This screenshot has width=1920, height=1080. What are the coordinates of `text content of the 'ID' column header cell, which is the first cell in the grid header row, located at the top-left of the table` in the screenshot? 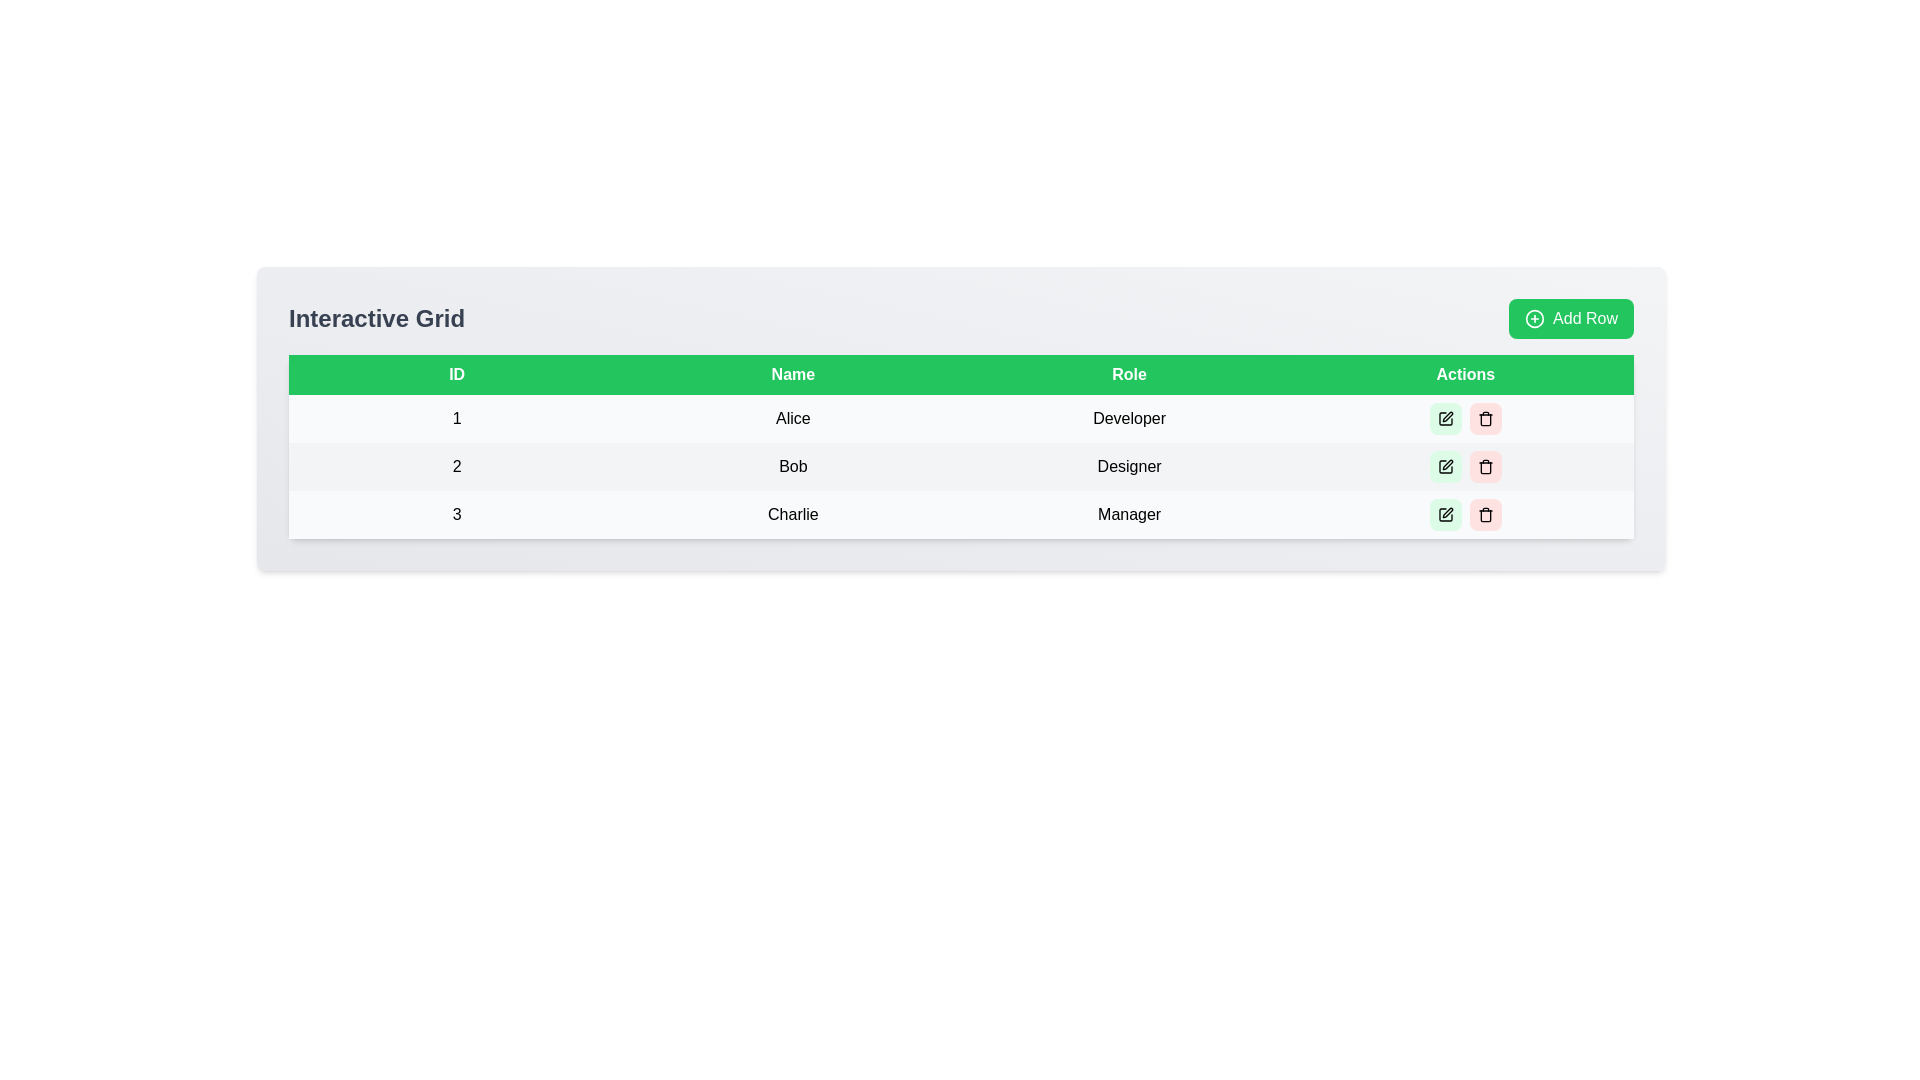 It's located at (456, 374).